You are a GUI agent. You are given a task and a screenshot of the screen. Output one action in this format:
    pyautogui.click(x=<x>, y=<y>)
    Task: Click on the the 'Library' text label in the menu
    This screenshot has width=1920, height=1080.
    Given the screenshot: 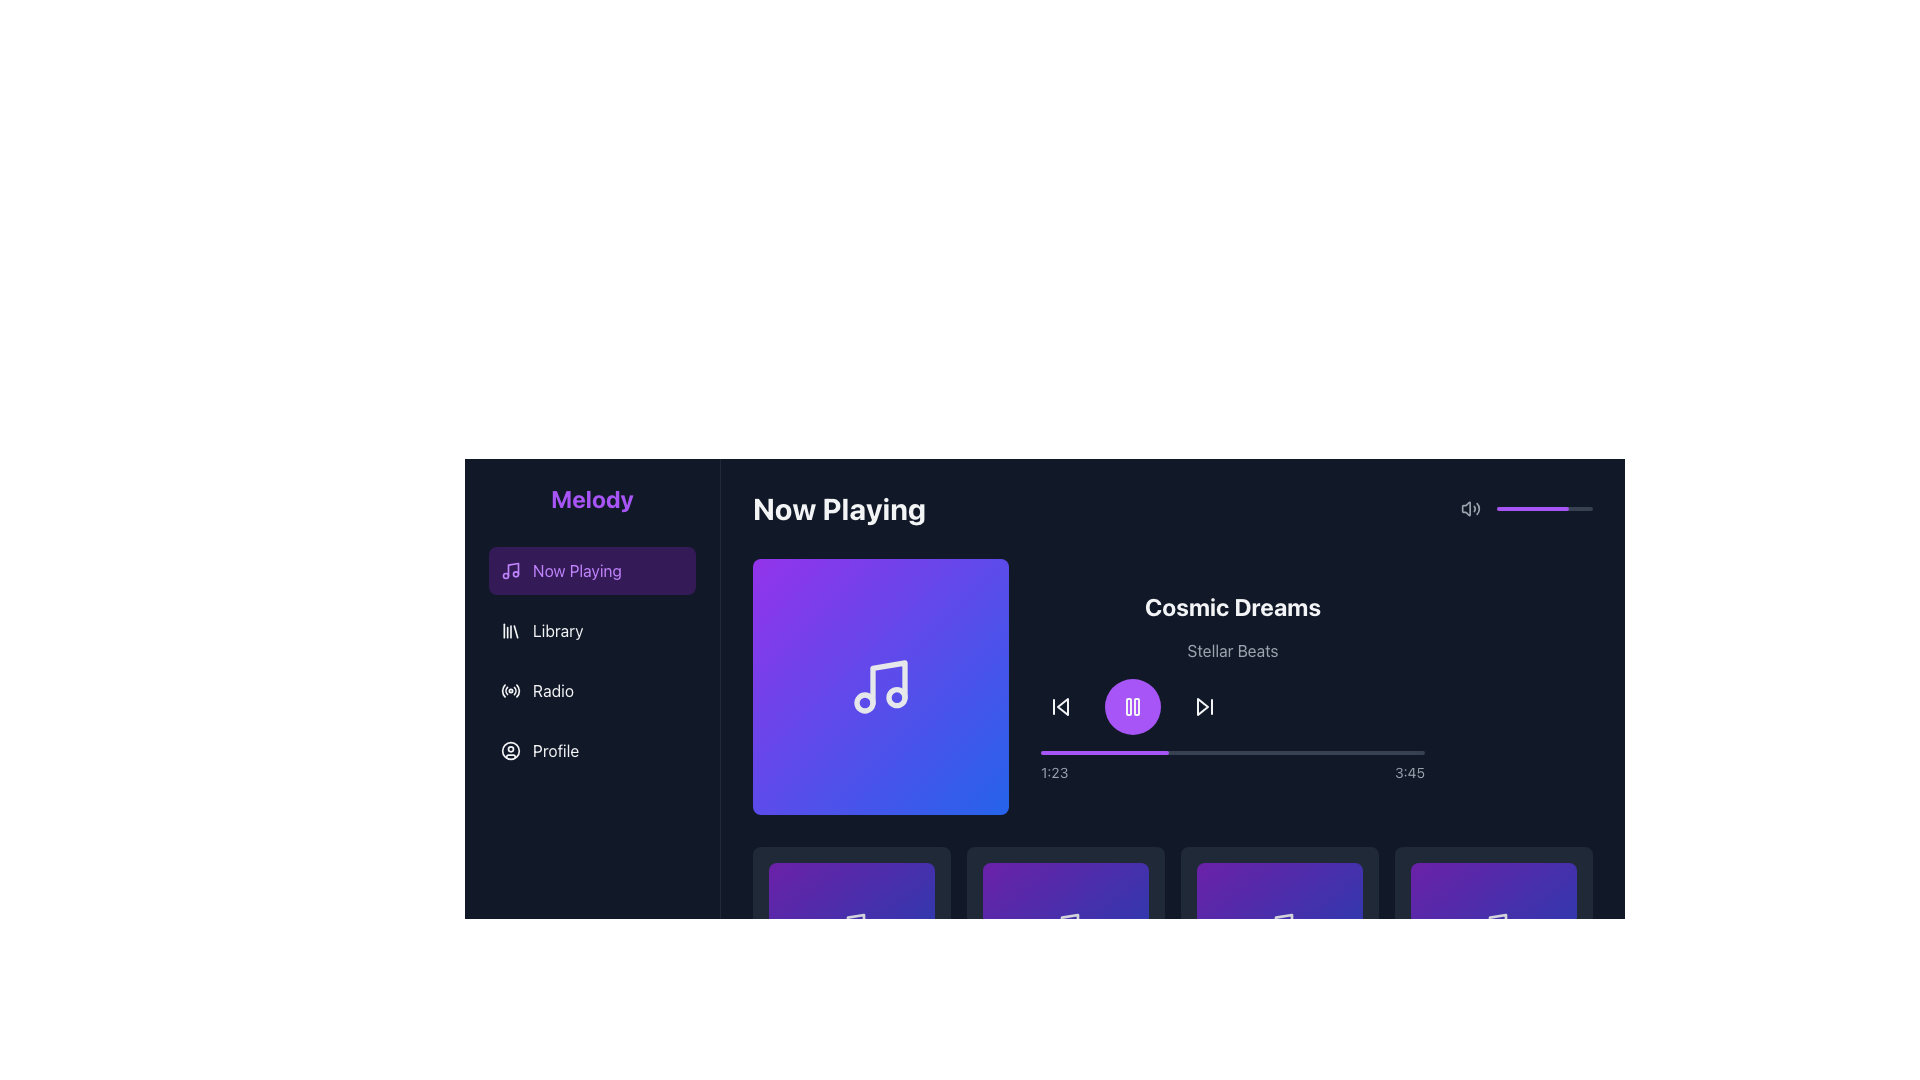 What is the action you would take?
    pyautogui.click(x=558, y=631)
    